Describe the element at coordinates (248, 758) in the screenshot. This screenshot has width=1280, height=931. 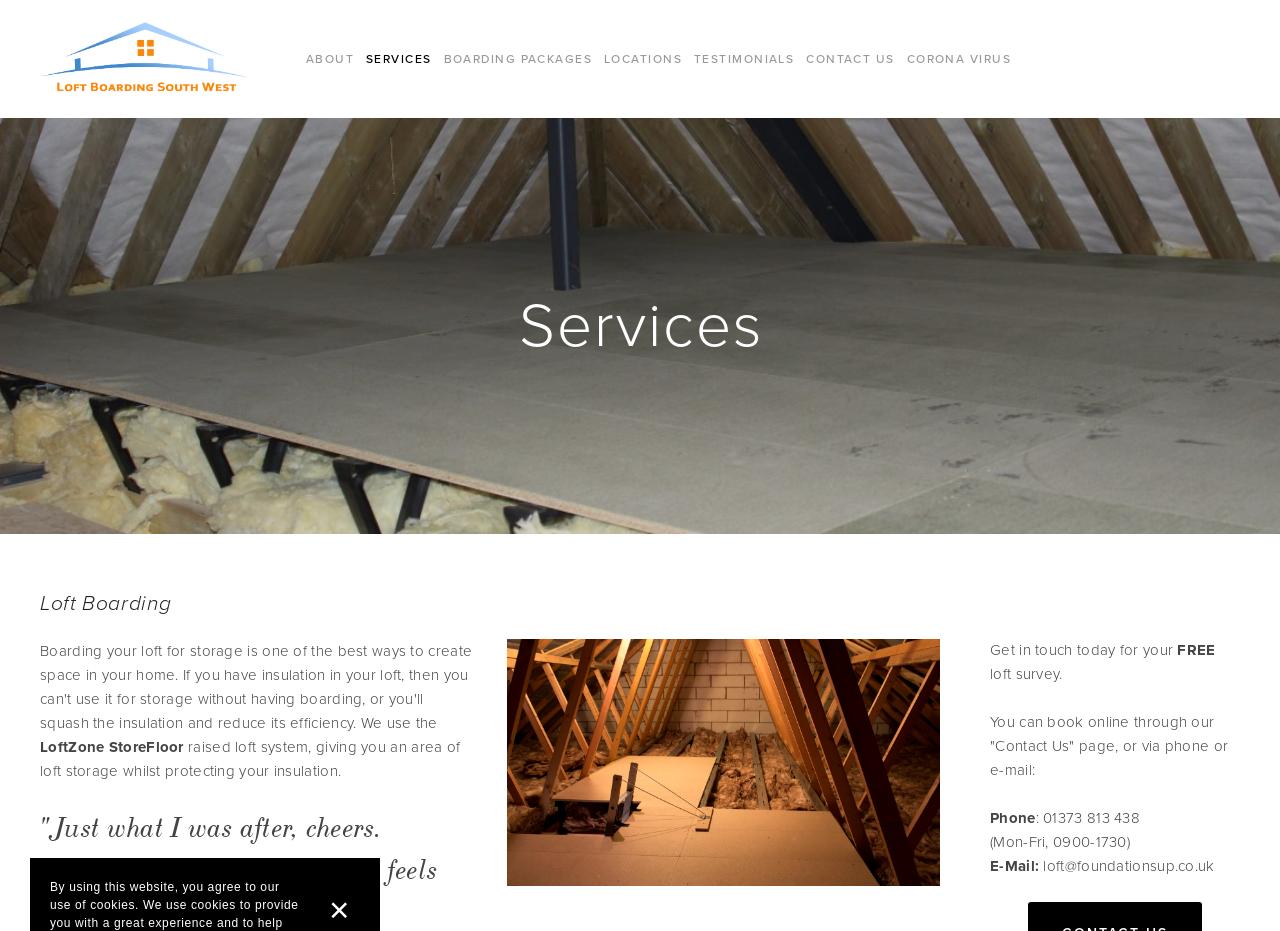
I see `'raised loft system, giving you an area of loft storage whilst protecting your insulation.'` at that location.